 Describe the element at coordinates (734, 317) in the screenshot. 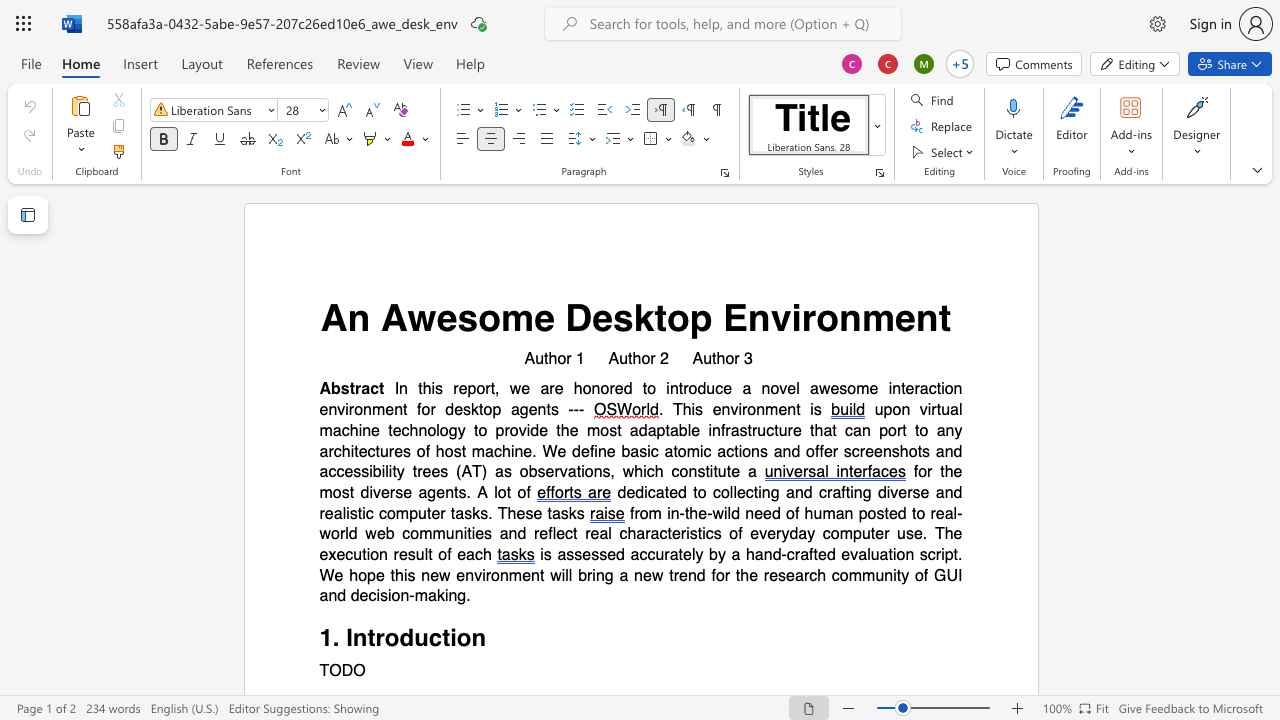

I see `the 1th character "E" in the text` at that location.